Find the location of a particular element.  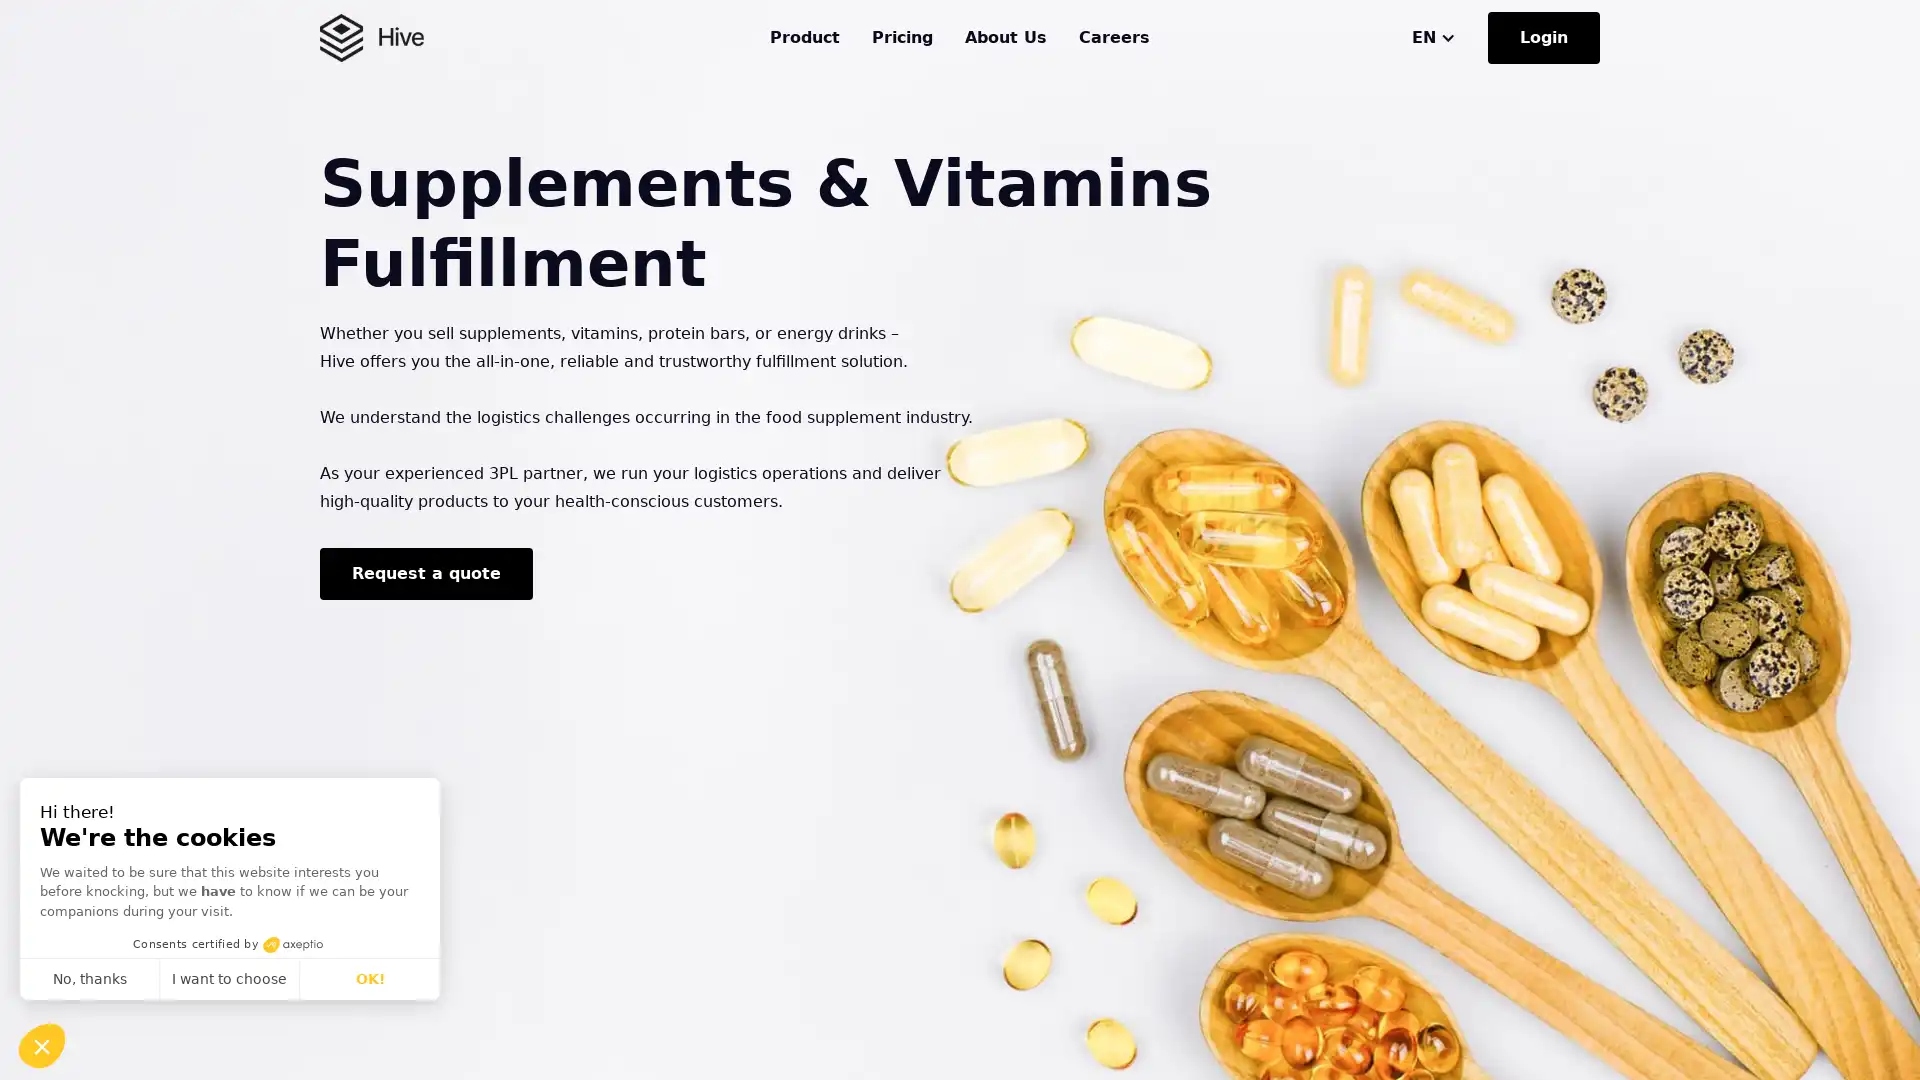

OK! is located at coordinates (369, 978).